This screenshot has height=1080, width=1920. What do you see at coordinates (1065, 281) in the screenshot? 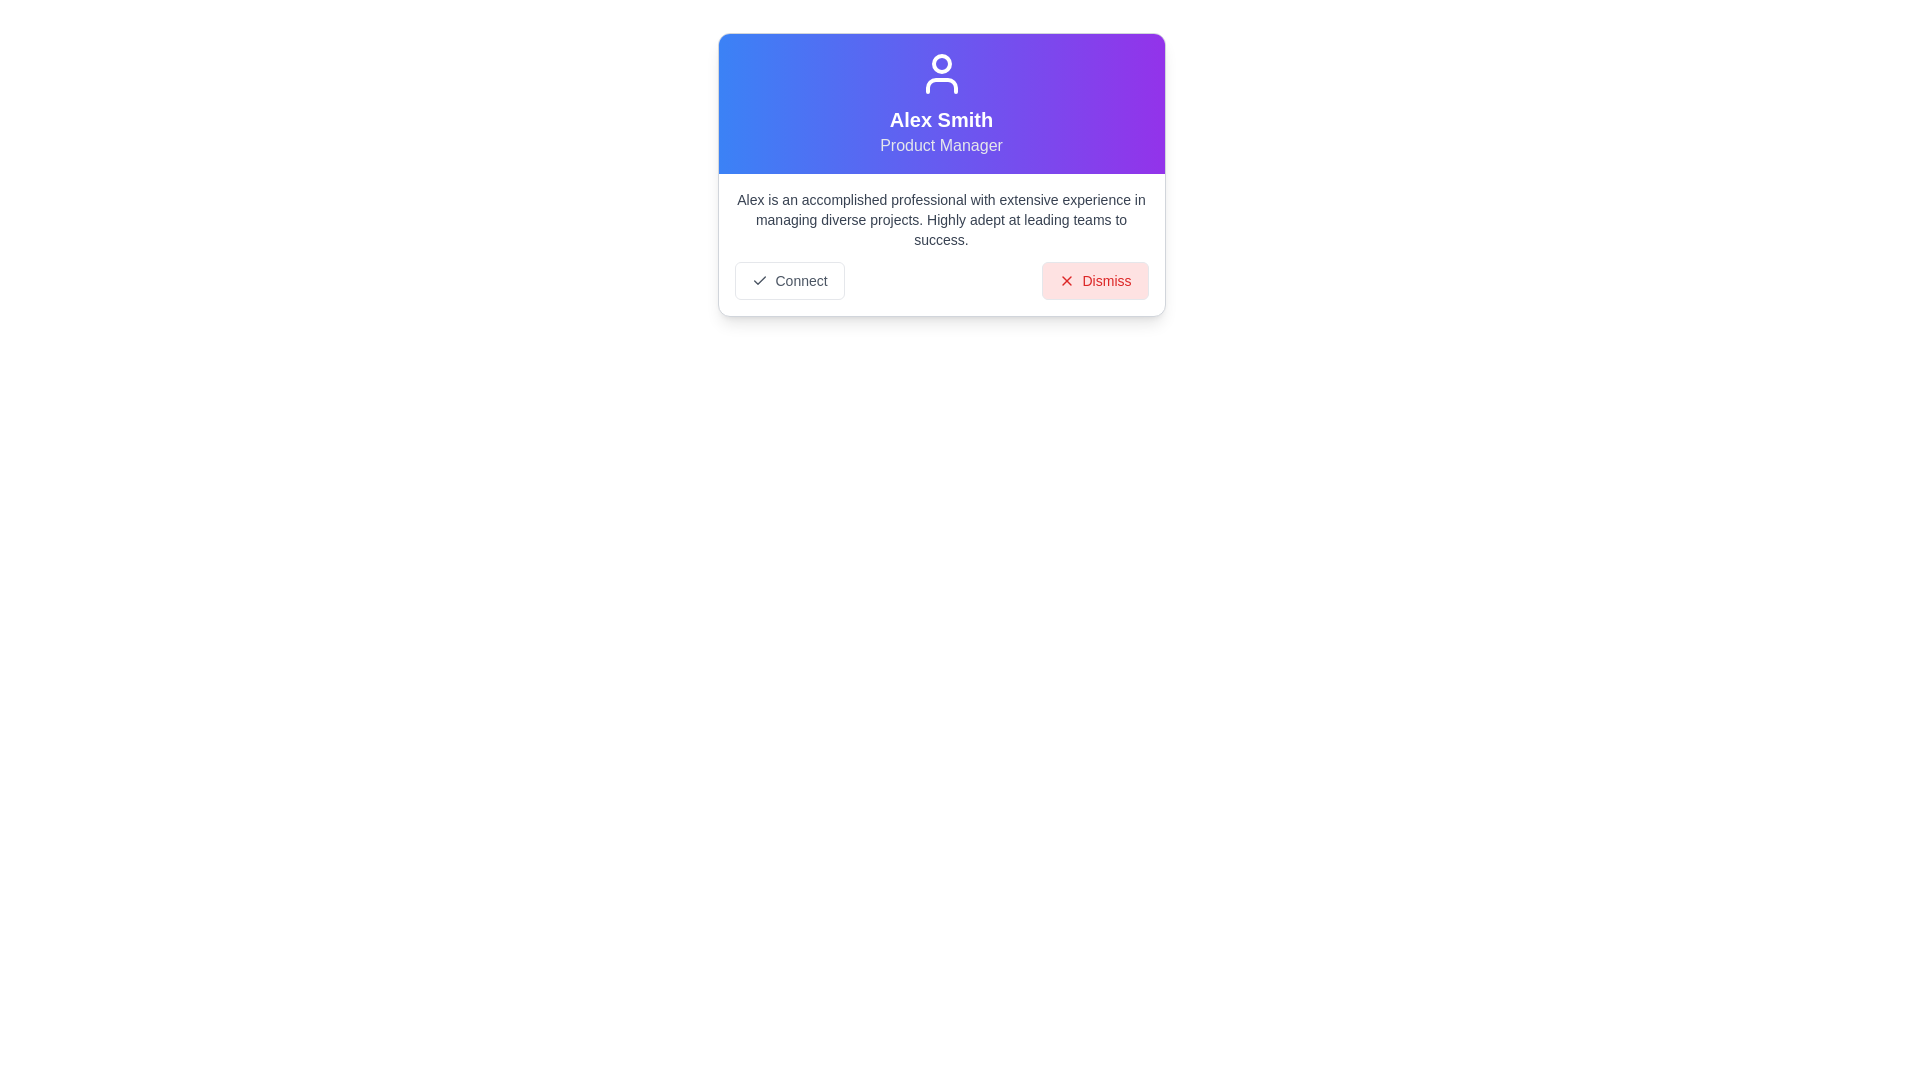
I see `the red 'x' SVG icon located within the 'Dismiss' button of the profile card` at bounding box center [1065, 281].